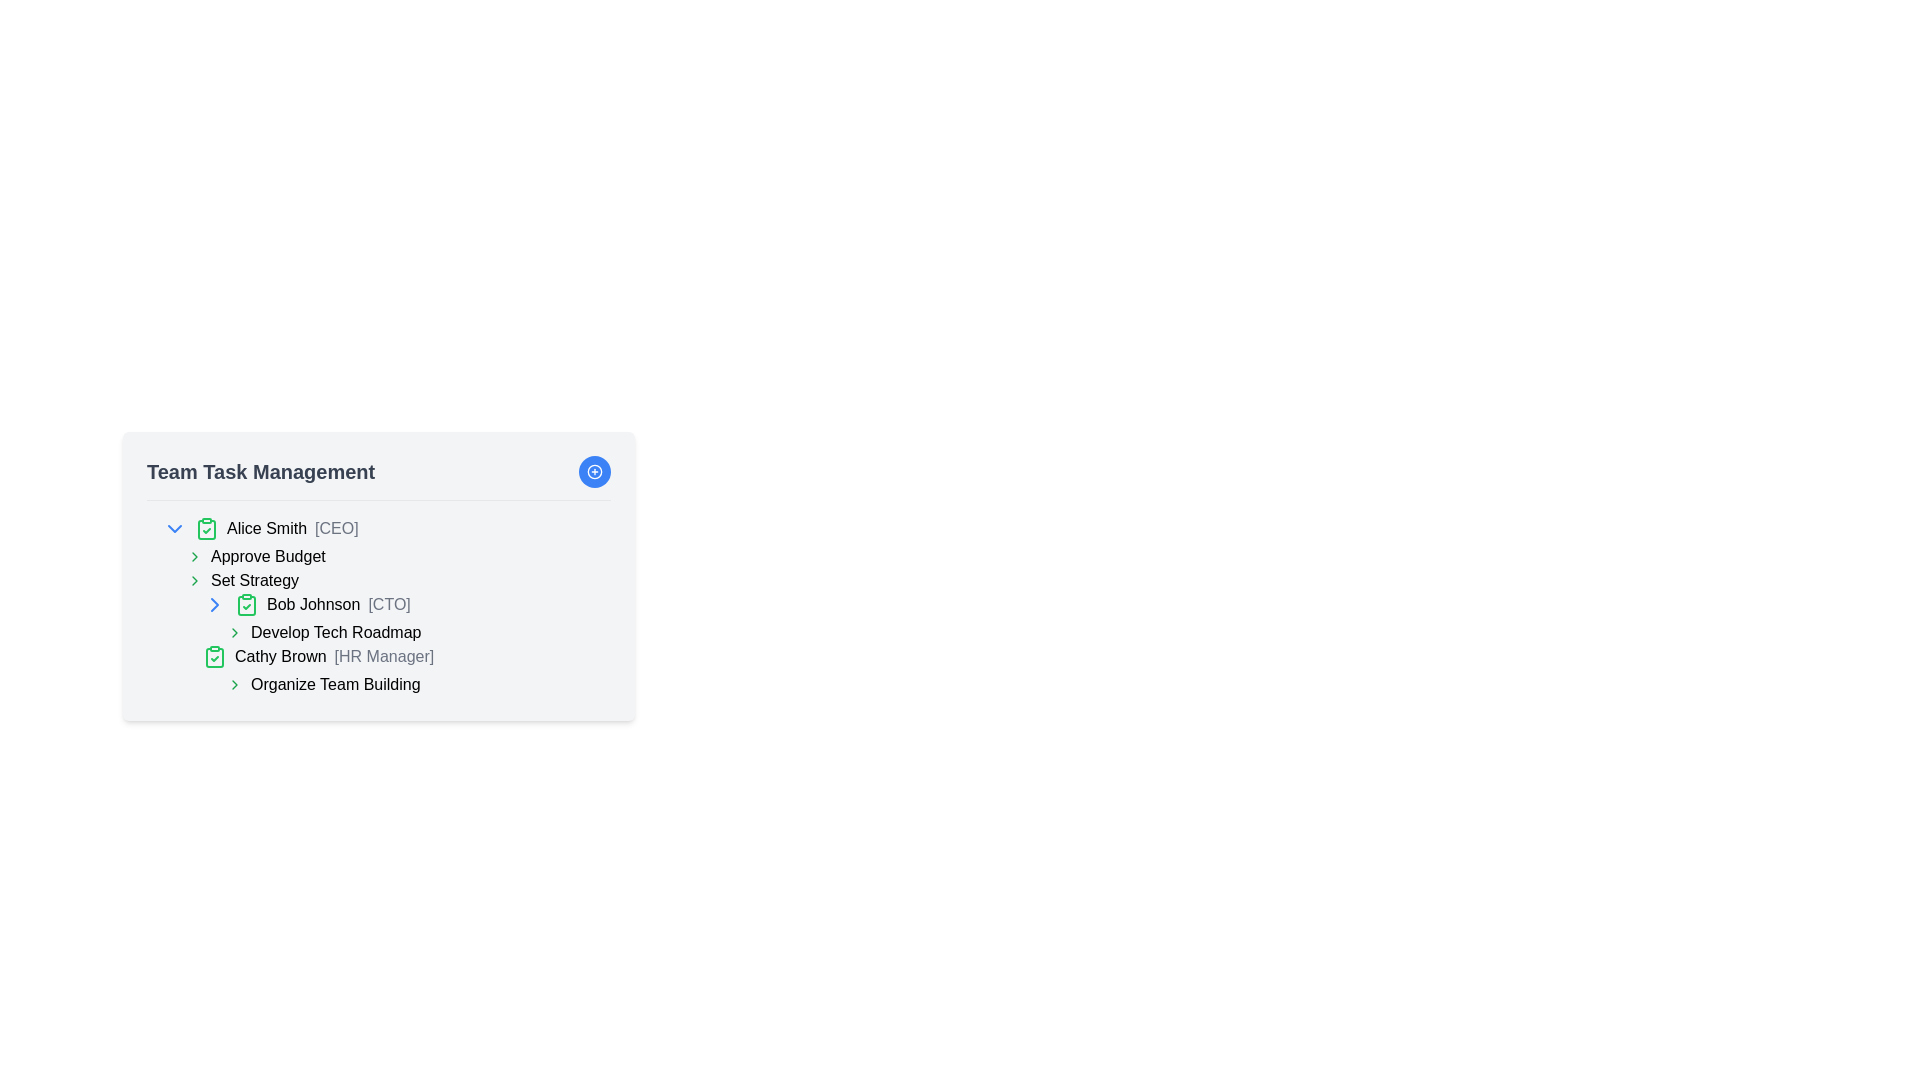 This screenshot has height=1080, width=1920. I want to click on the text label 'Bob Johnson' which is styled in a medium font weight and is part of the team management context under 'Set Strategy', so click(312, 603).